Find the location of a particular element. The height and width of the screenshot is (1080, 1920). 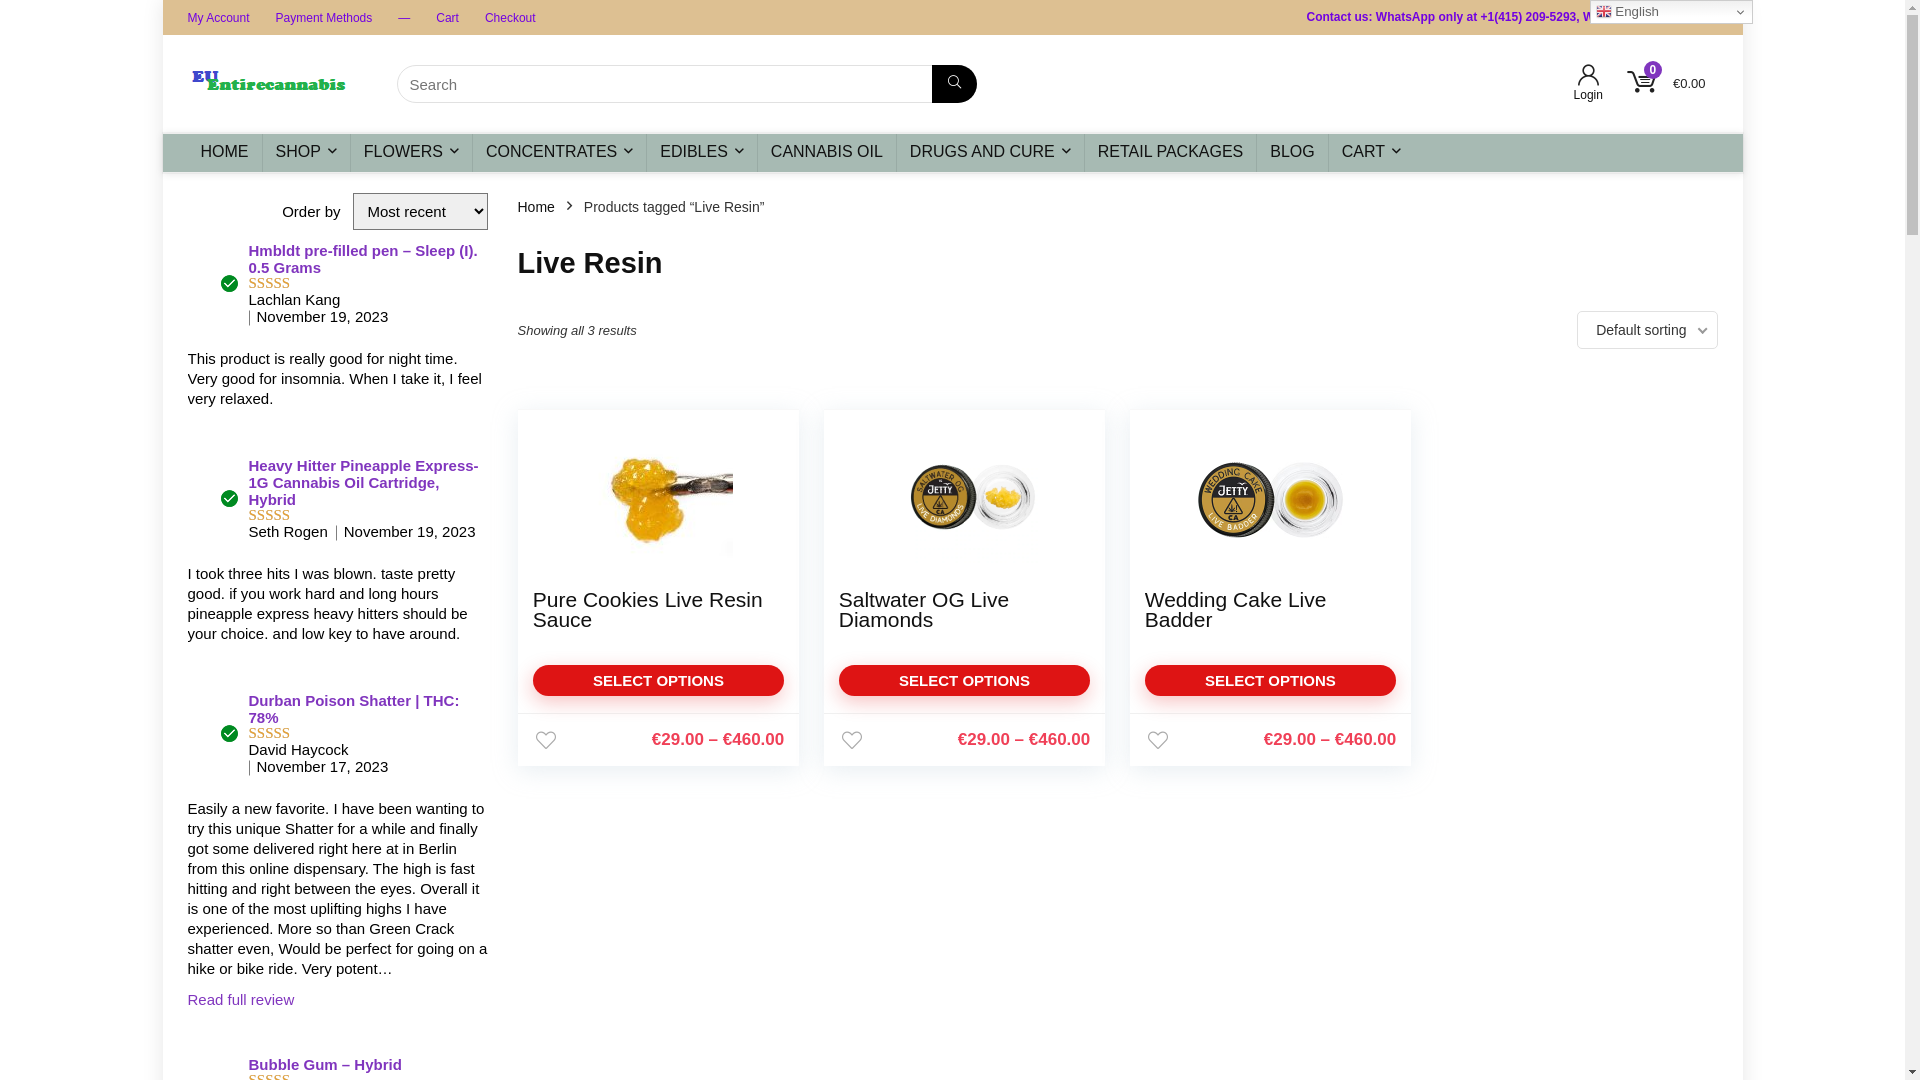

'RETAIL PACKAGES' is located at coordinates (1171, 152).